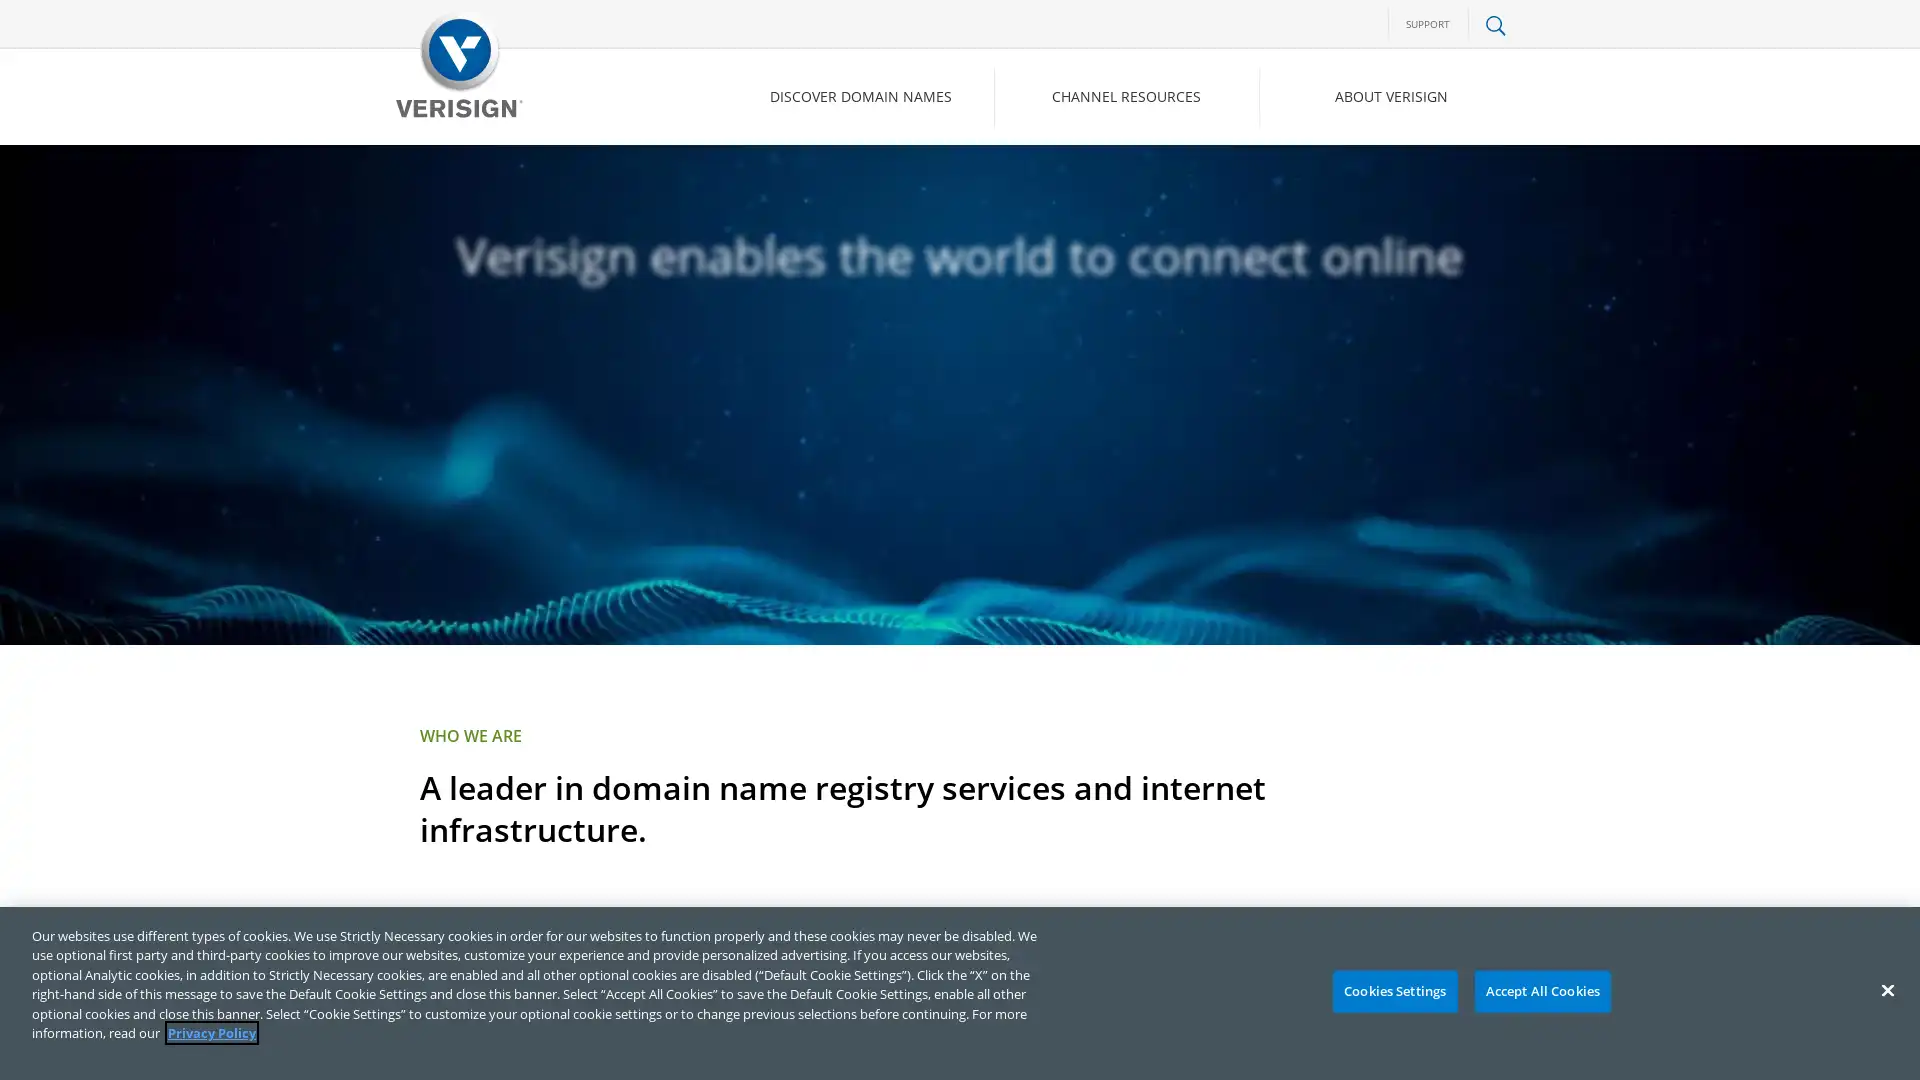 The image size is (1920, 1080). Describe the element at coordinates (1541, 991) in the screenshot. I see `Accept All Cookies` at that location.